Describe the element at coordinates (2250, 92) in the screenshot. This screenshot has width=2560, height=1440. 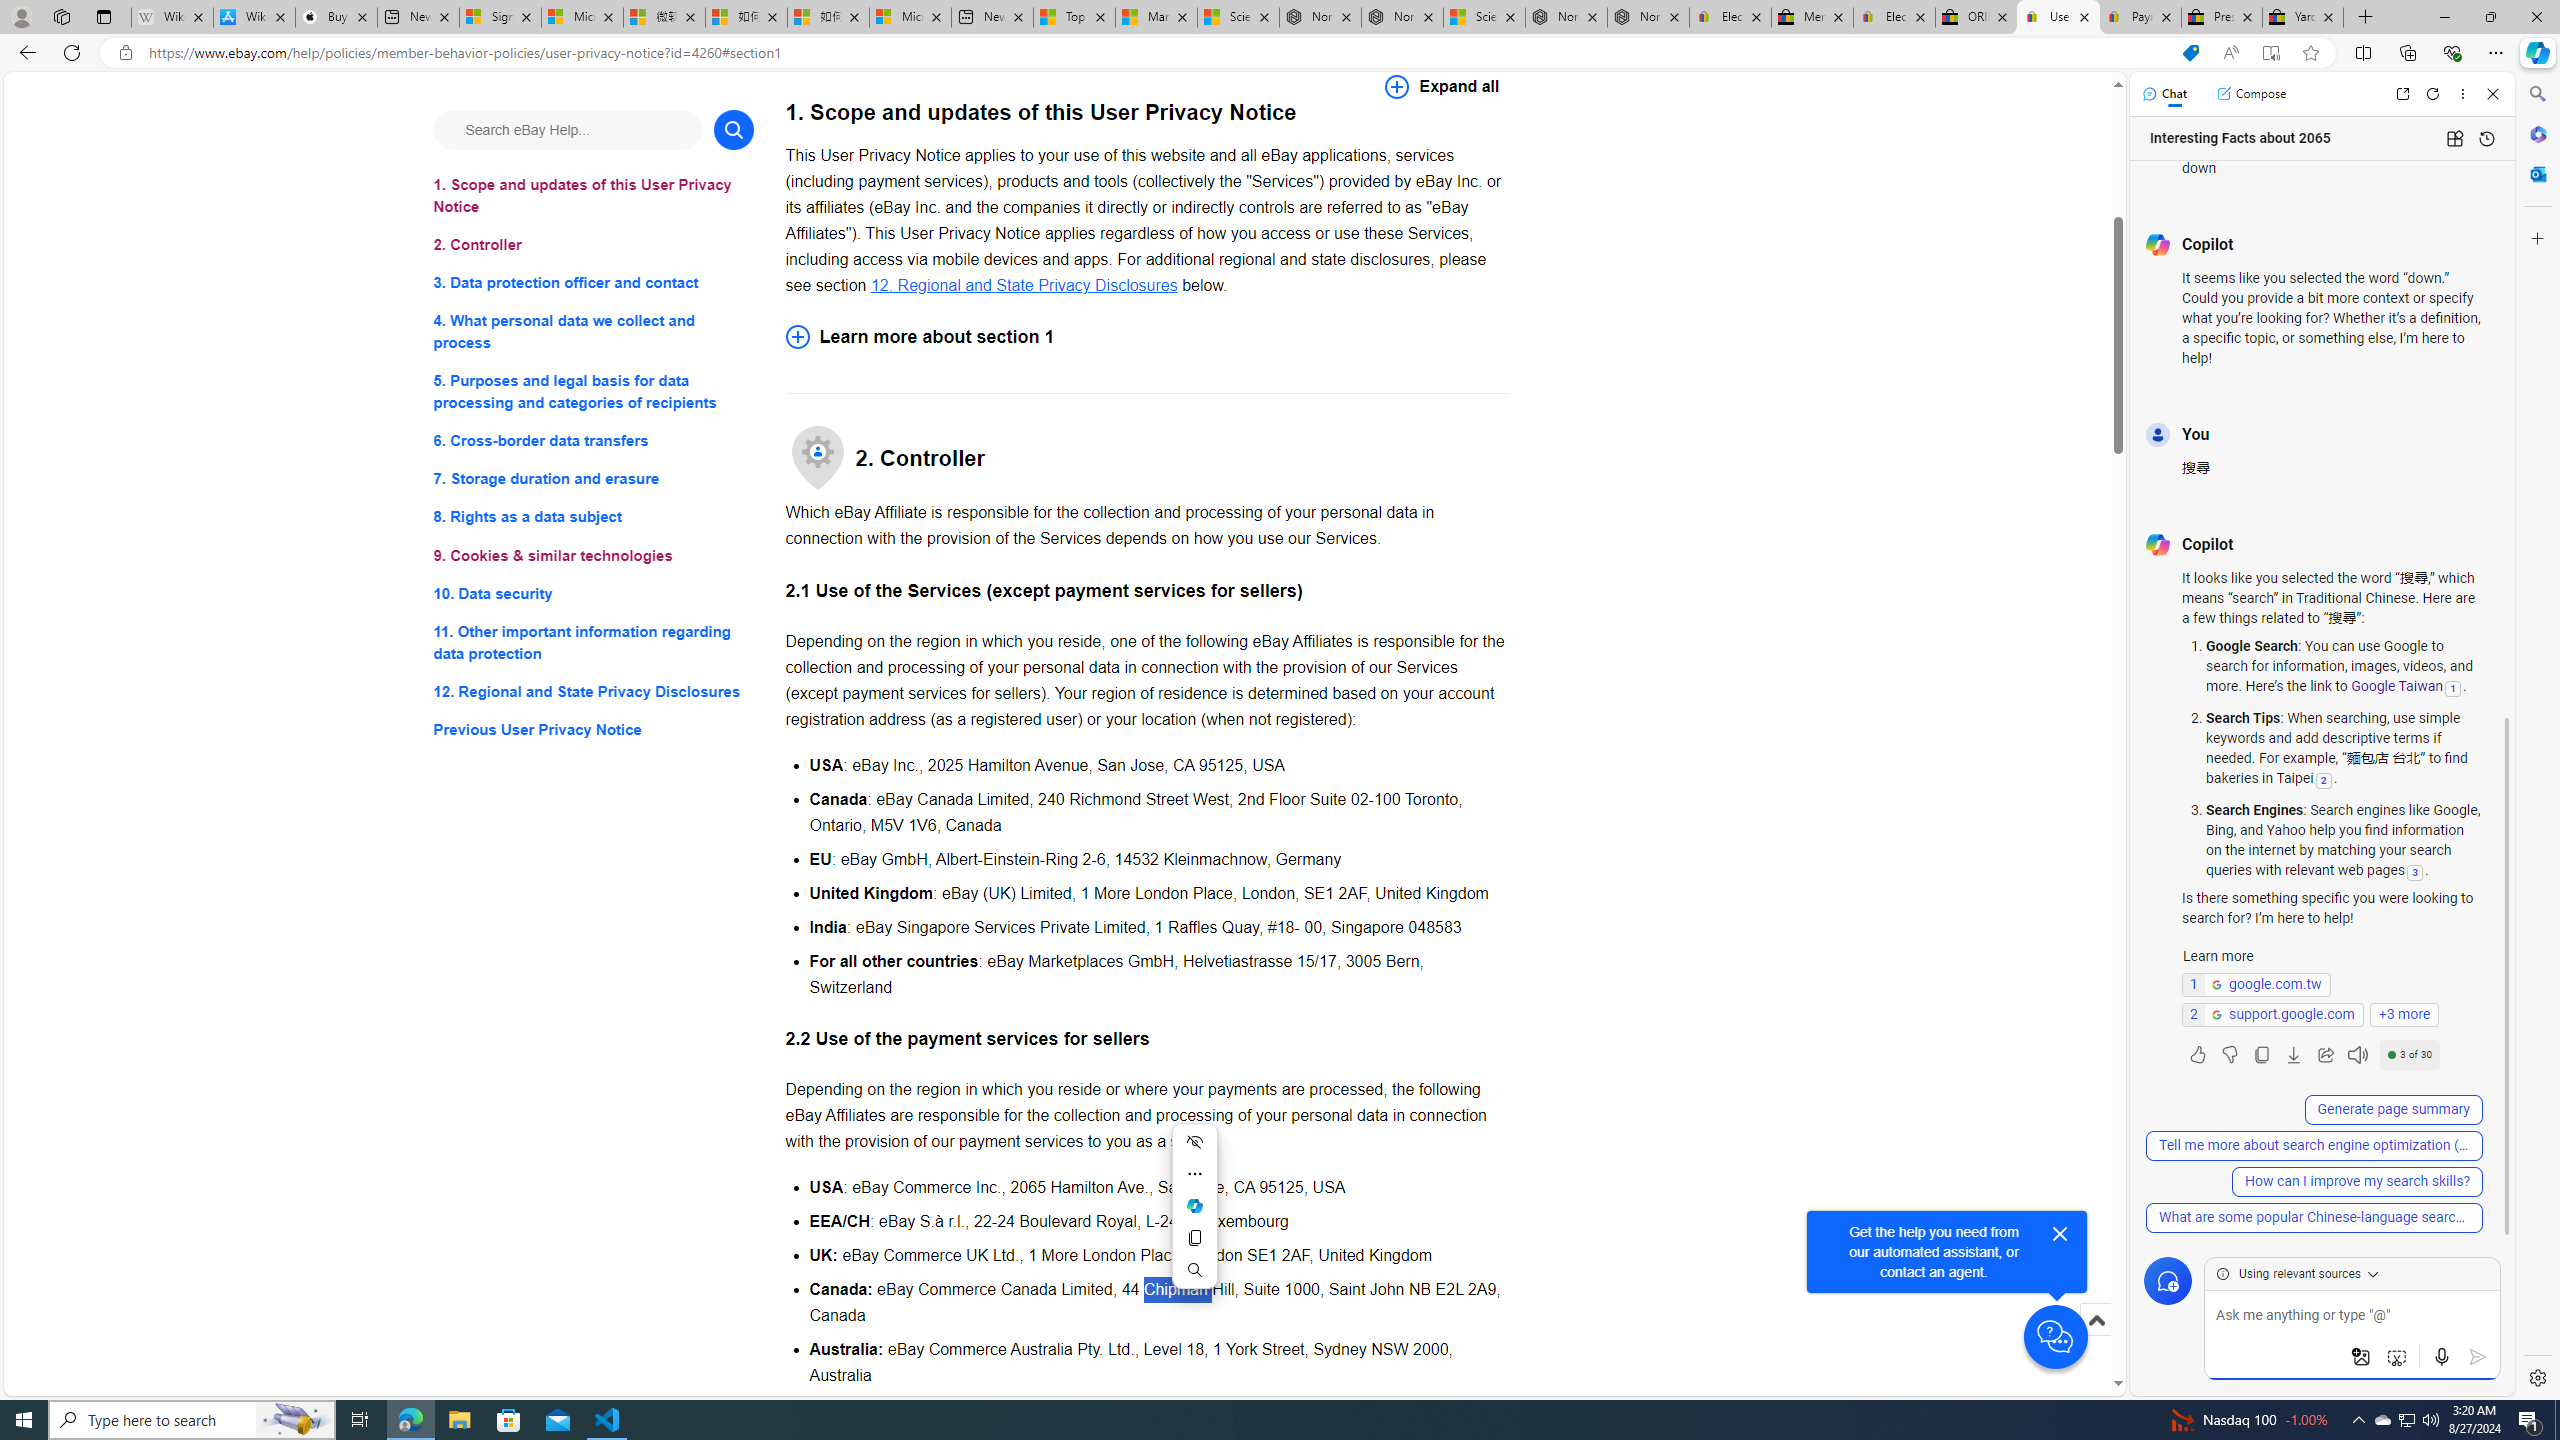
I see `'Compose'` at that location.